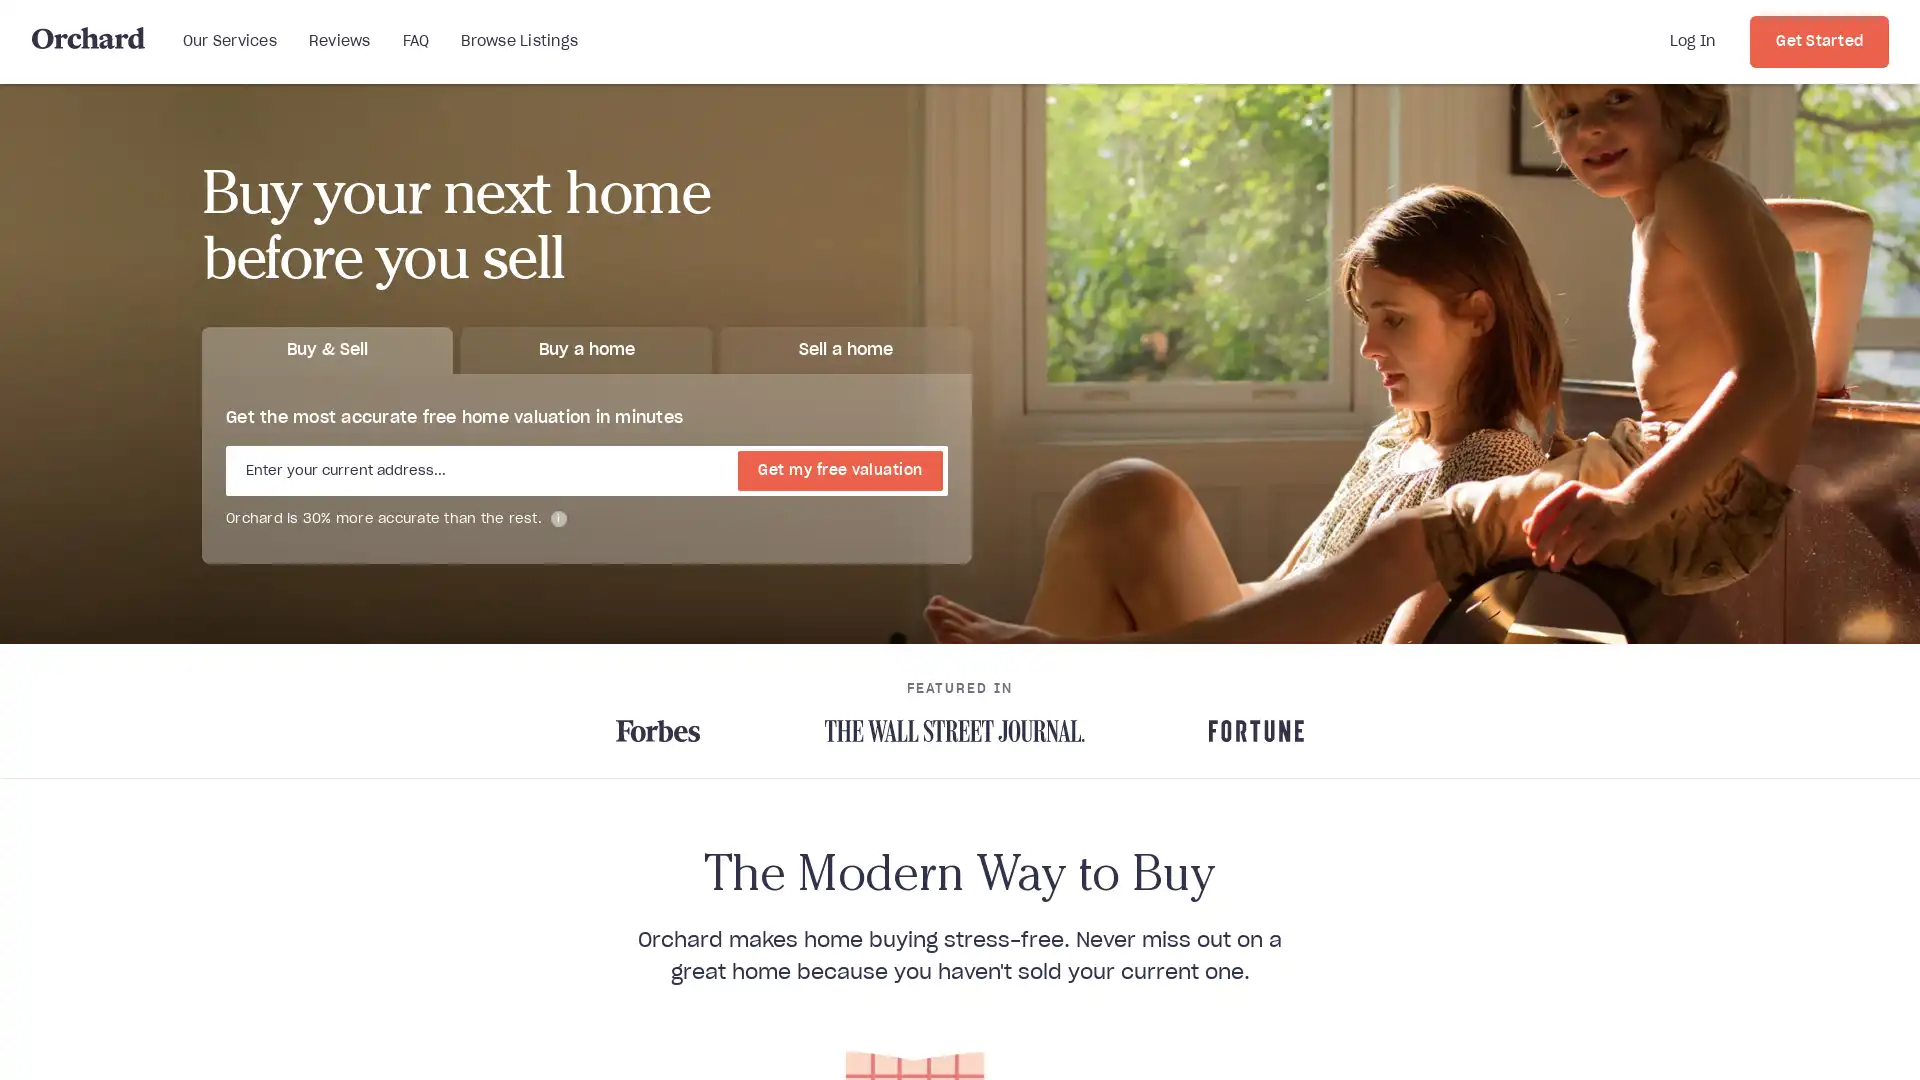 This screenshot has width=1920, height=1080. What do you see at coordinates (327, 348) in the screenshot?
I see `Buy & Sell` at bounding box center [327, 348].